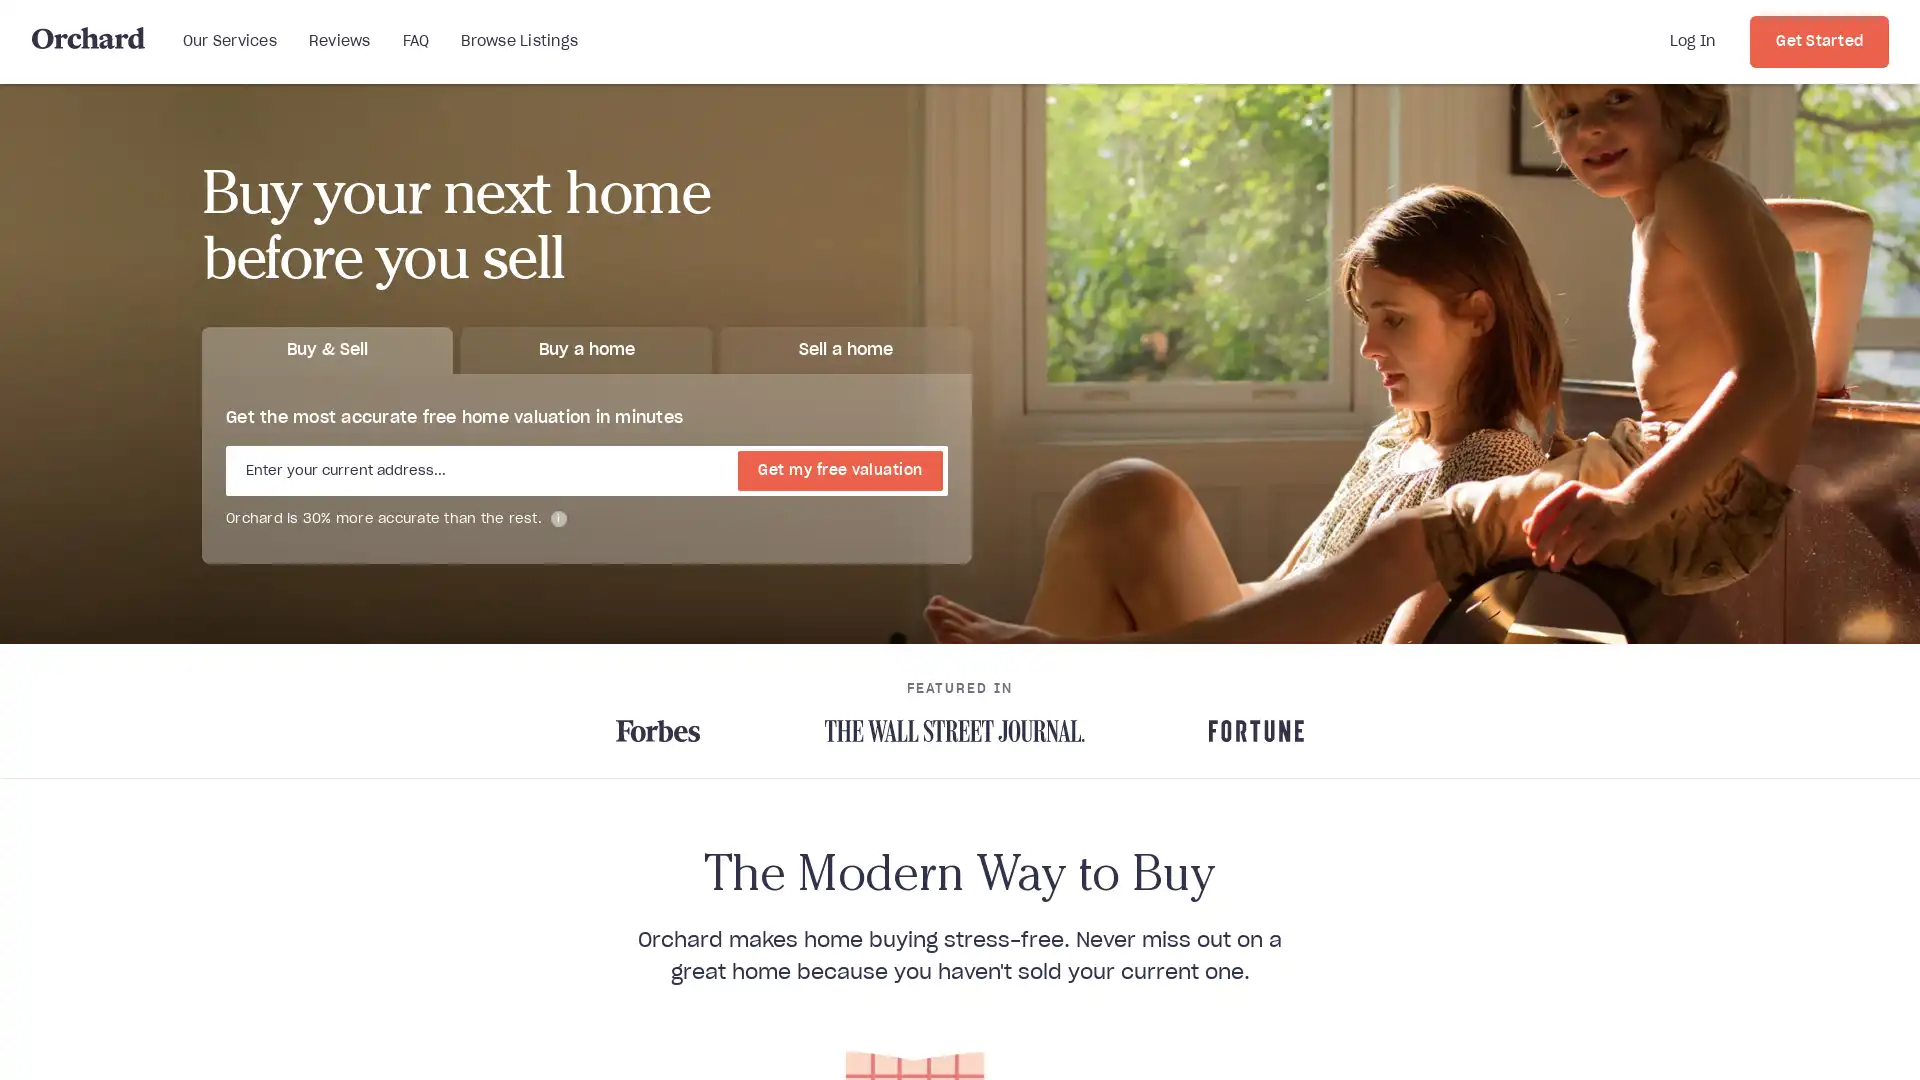 This screenshot has width=1920, height=1080. What do you see at coordinates (327, 348) in the screenshot?
I see `Buy & Sell` at bounding box center [327, 348].